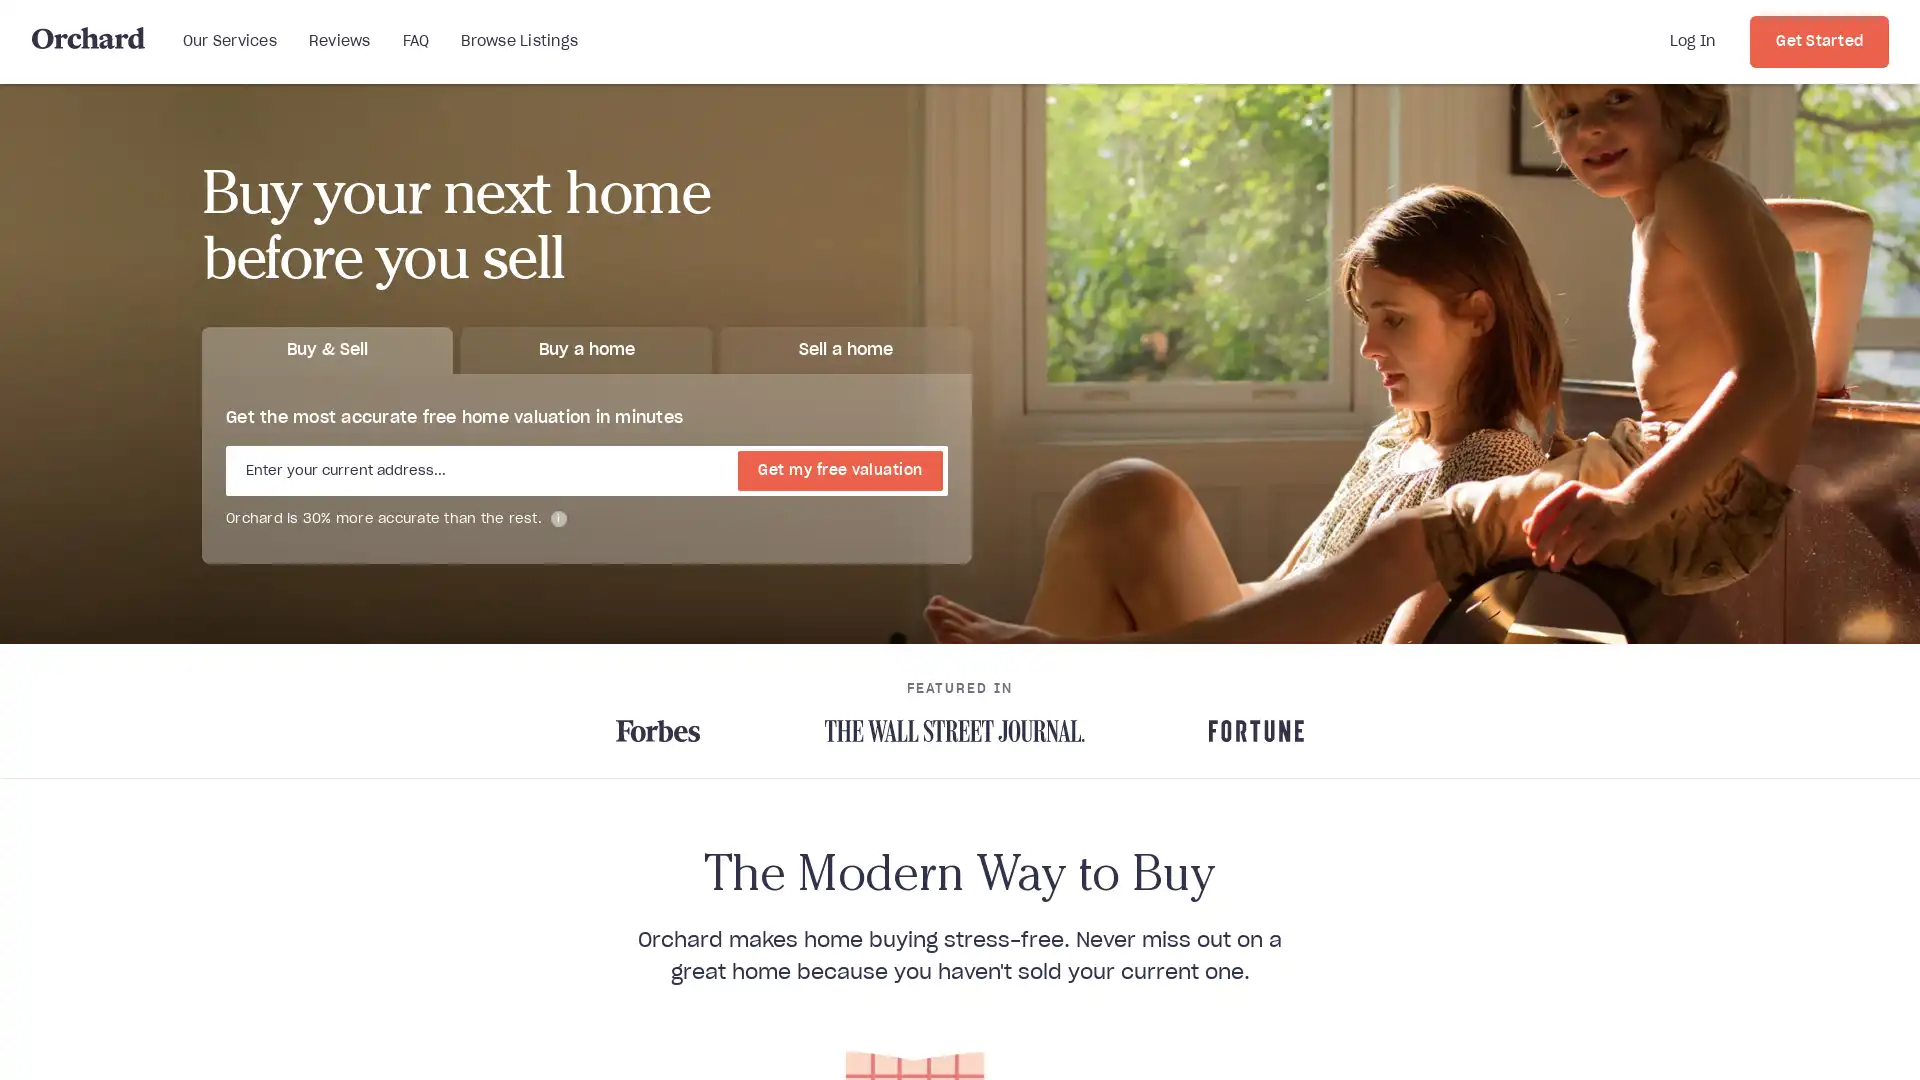 This screenshot has width=1920, height=1080. What do you see at coordinates (327, 348) in the screenshot?
I see `Buy & Sell` at bounding box center [327, 348].